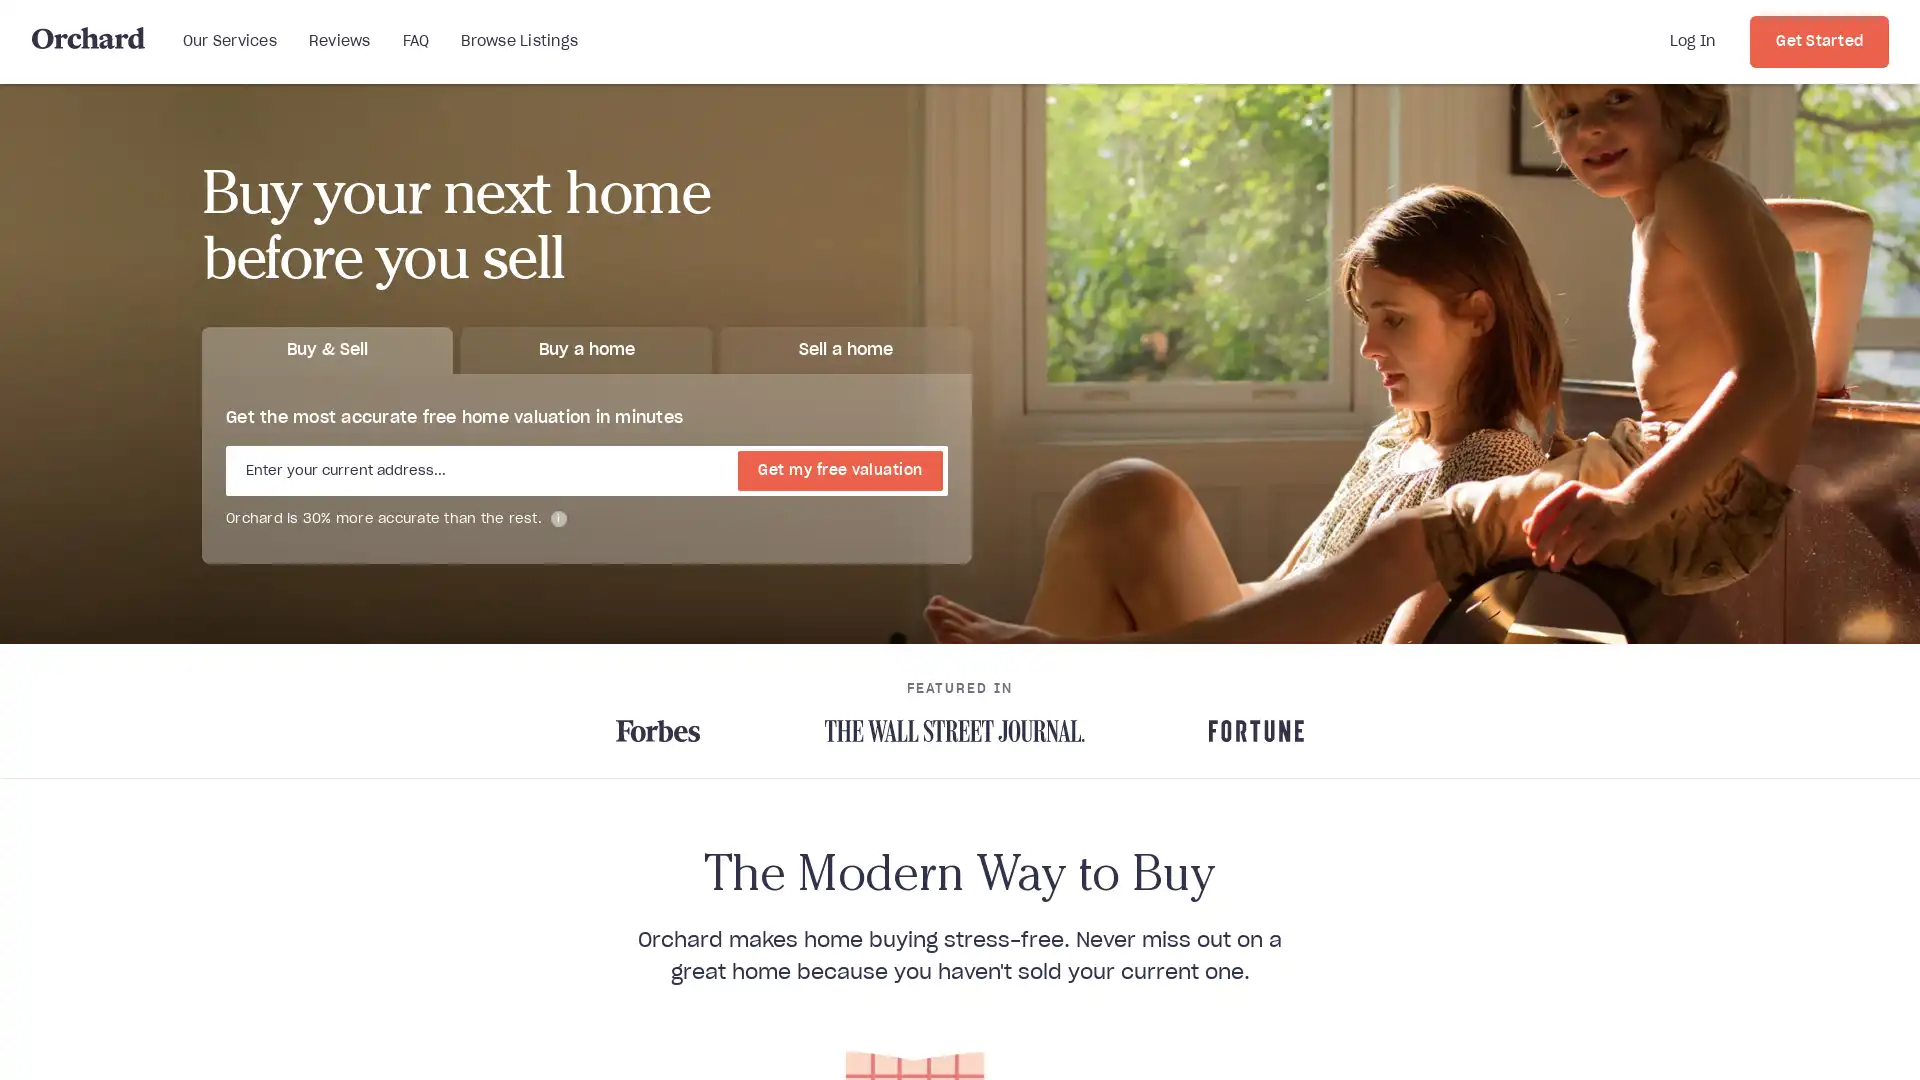 This screenshot has width=1920, height=1080. What do you see at coordinates (327, 348) in the screenshot?
I see `Buy & Sell` at bounding box center [327, 348].